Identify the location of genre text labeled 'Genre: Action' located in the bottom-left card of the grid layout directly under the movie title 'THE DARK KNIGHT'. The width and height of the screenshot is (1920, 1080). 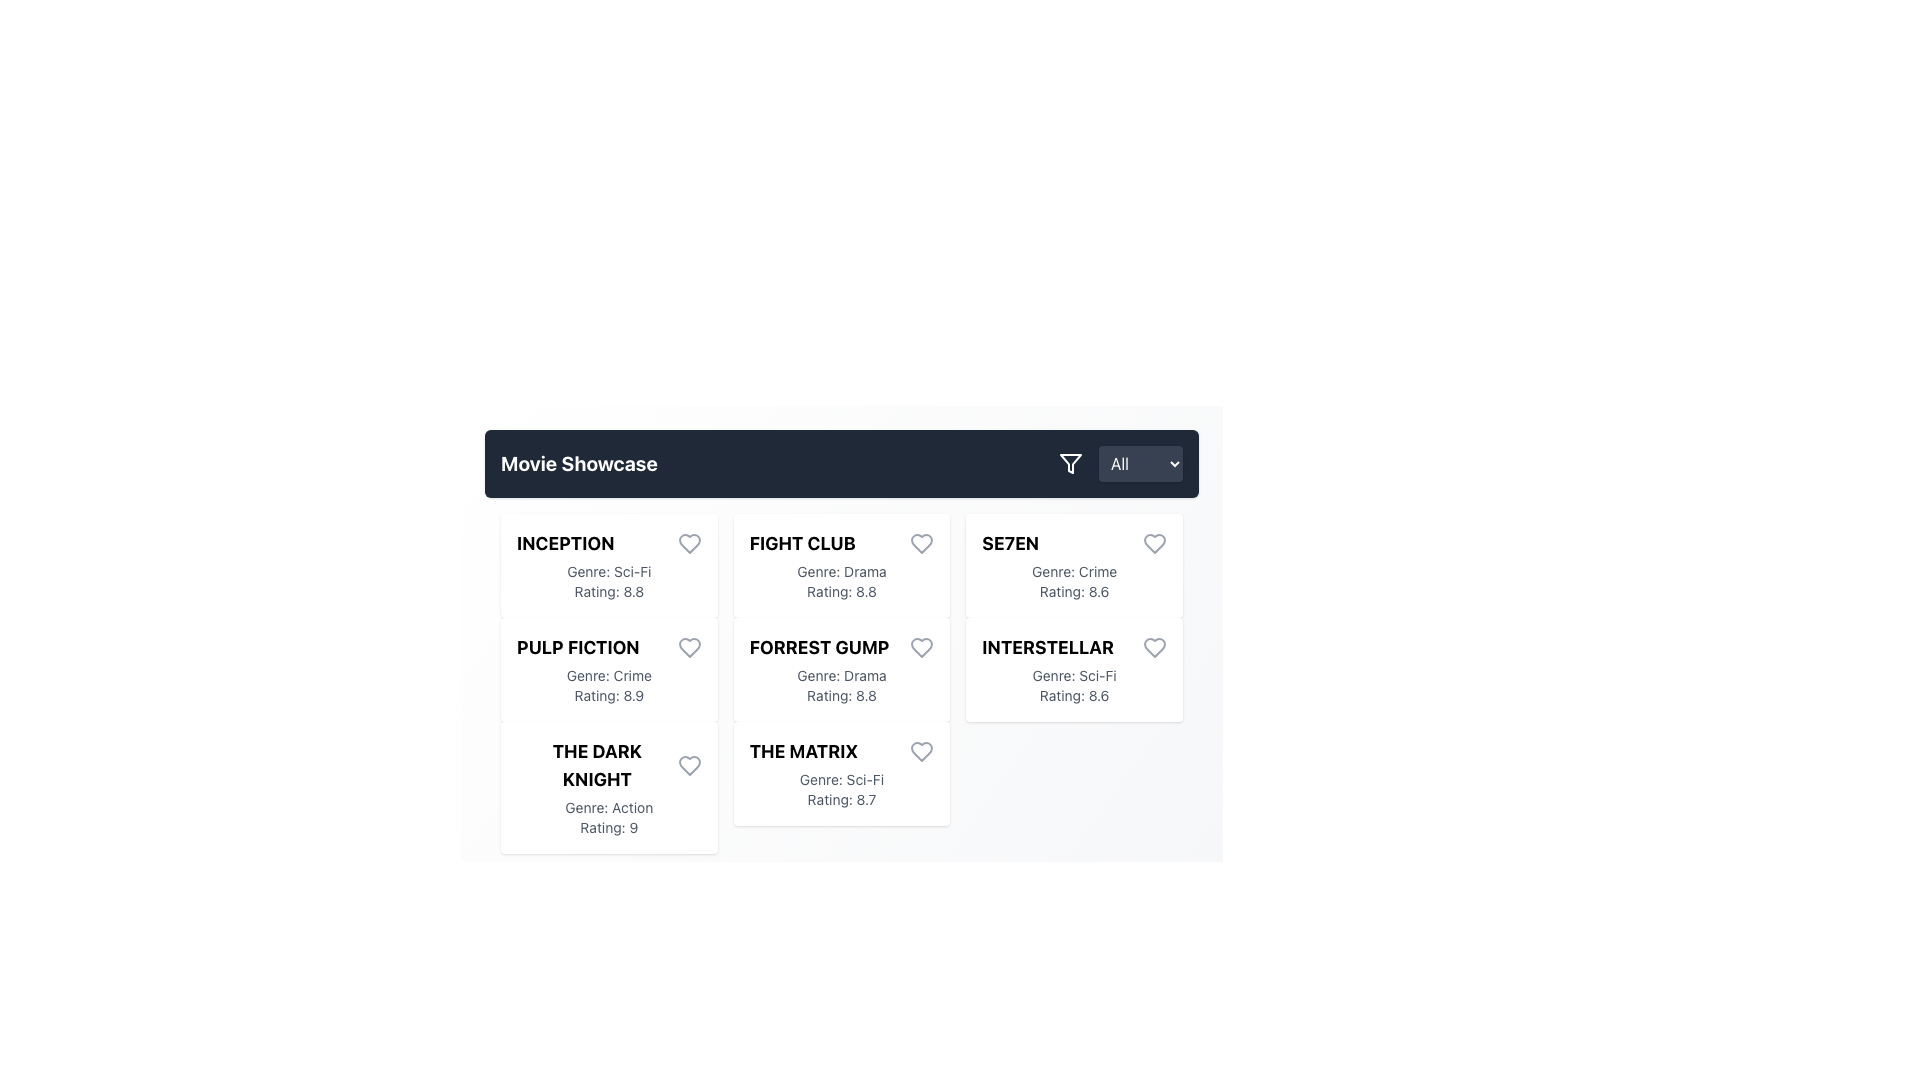
(631, 806).